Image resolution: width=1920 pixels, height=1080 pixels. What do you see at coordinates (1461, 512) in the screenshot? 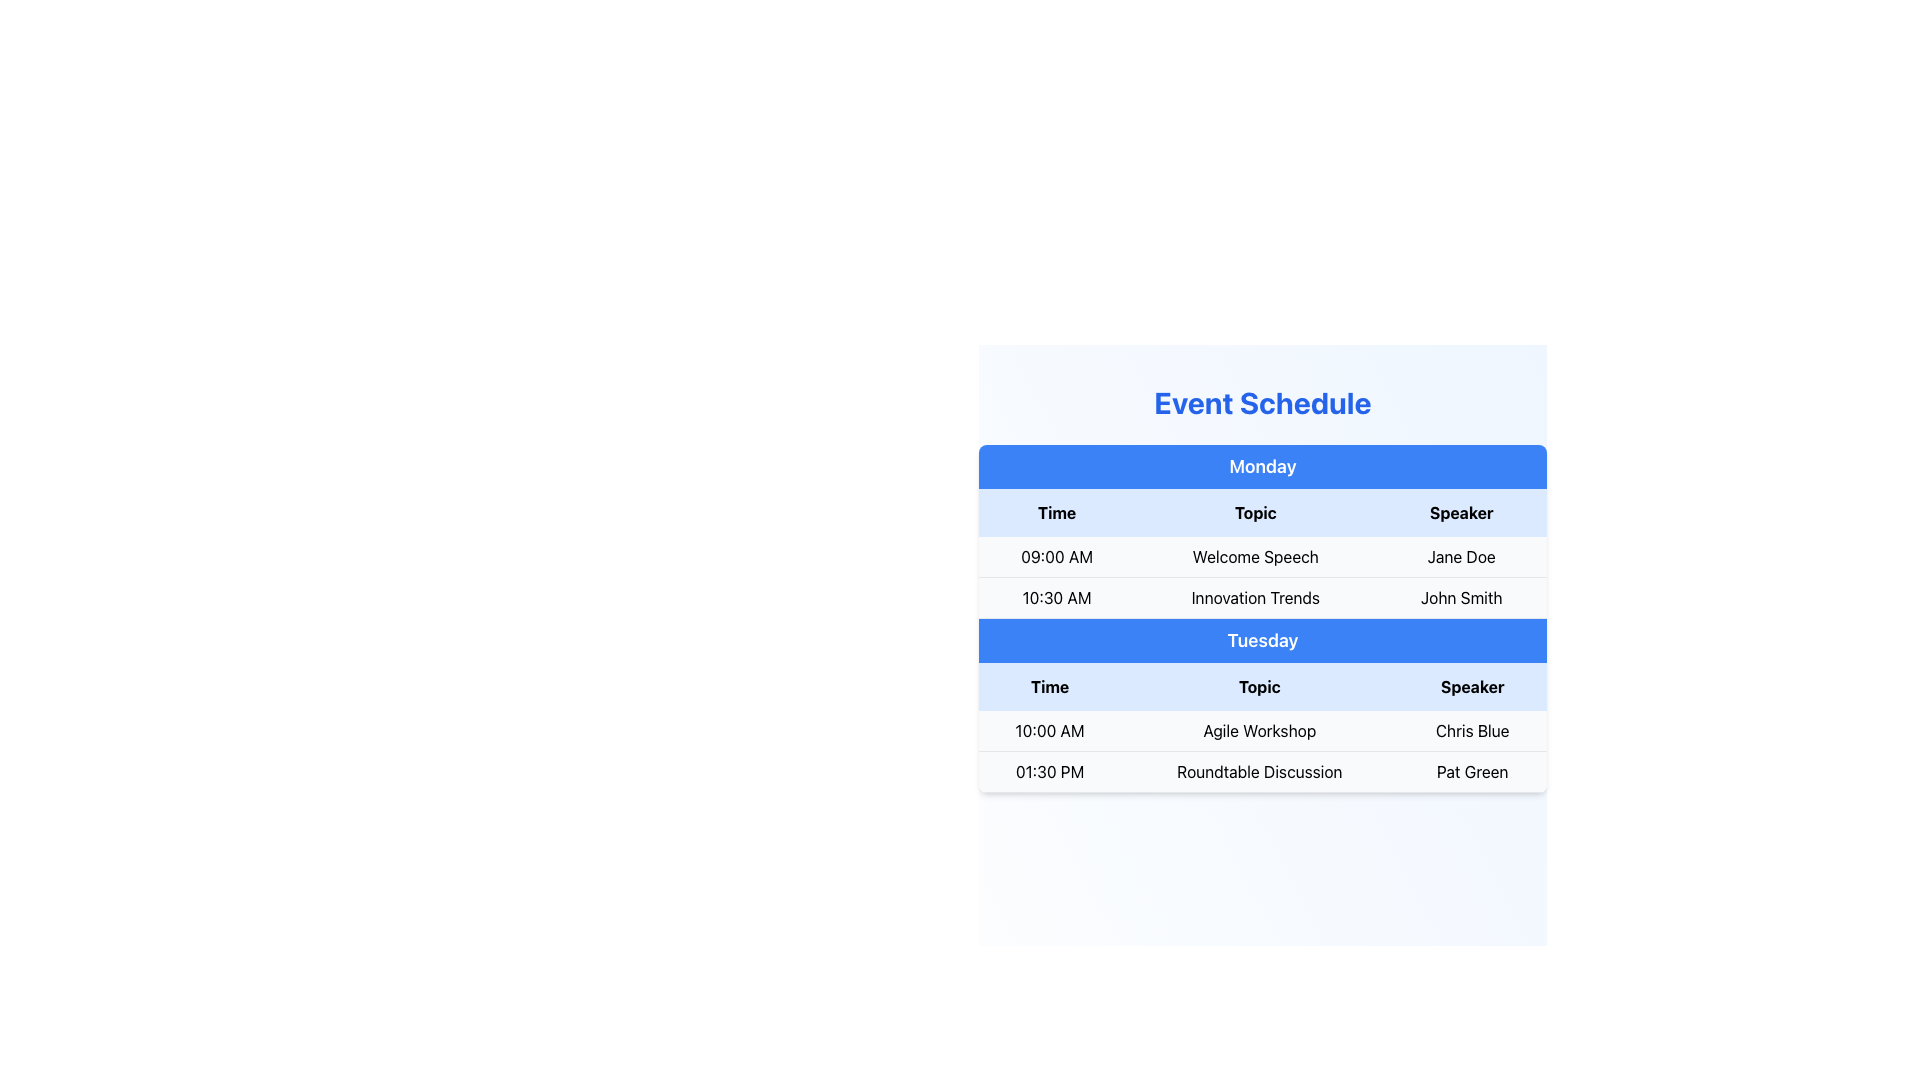
I see `the header text for the 'Speaker' column in the table, which is located in the top row as the third column header after 'Time' and 'Topic'` at bounding box center [1461, 512].